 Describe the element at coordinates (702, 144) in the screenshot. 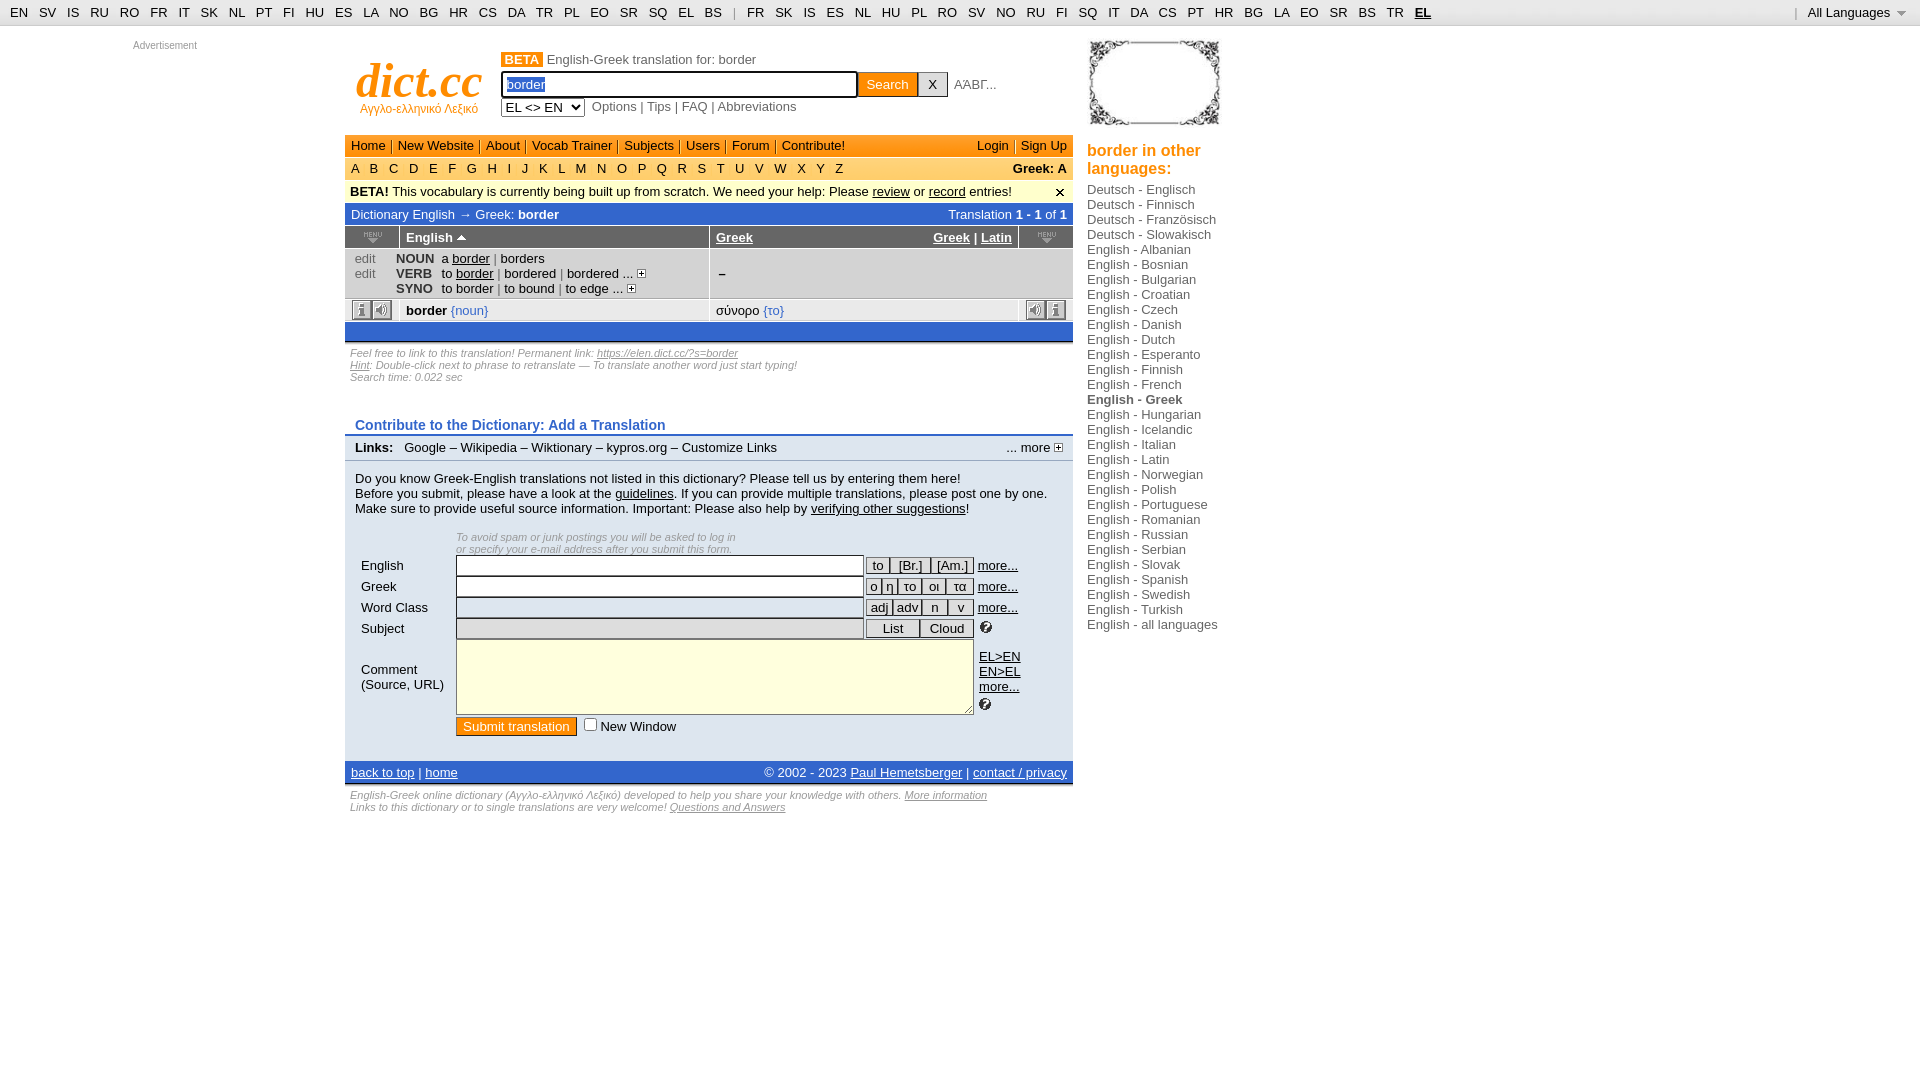

I see `'Users'` at that location.